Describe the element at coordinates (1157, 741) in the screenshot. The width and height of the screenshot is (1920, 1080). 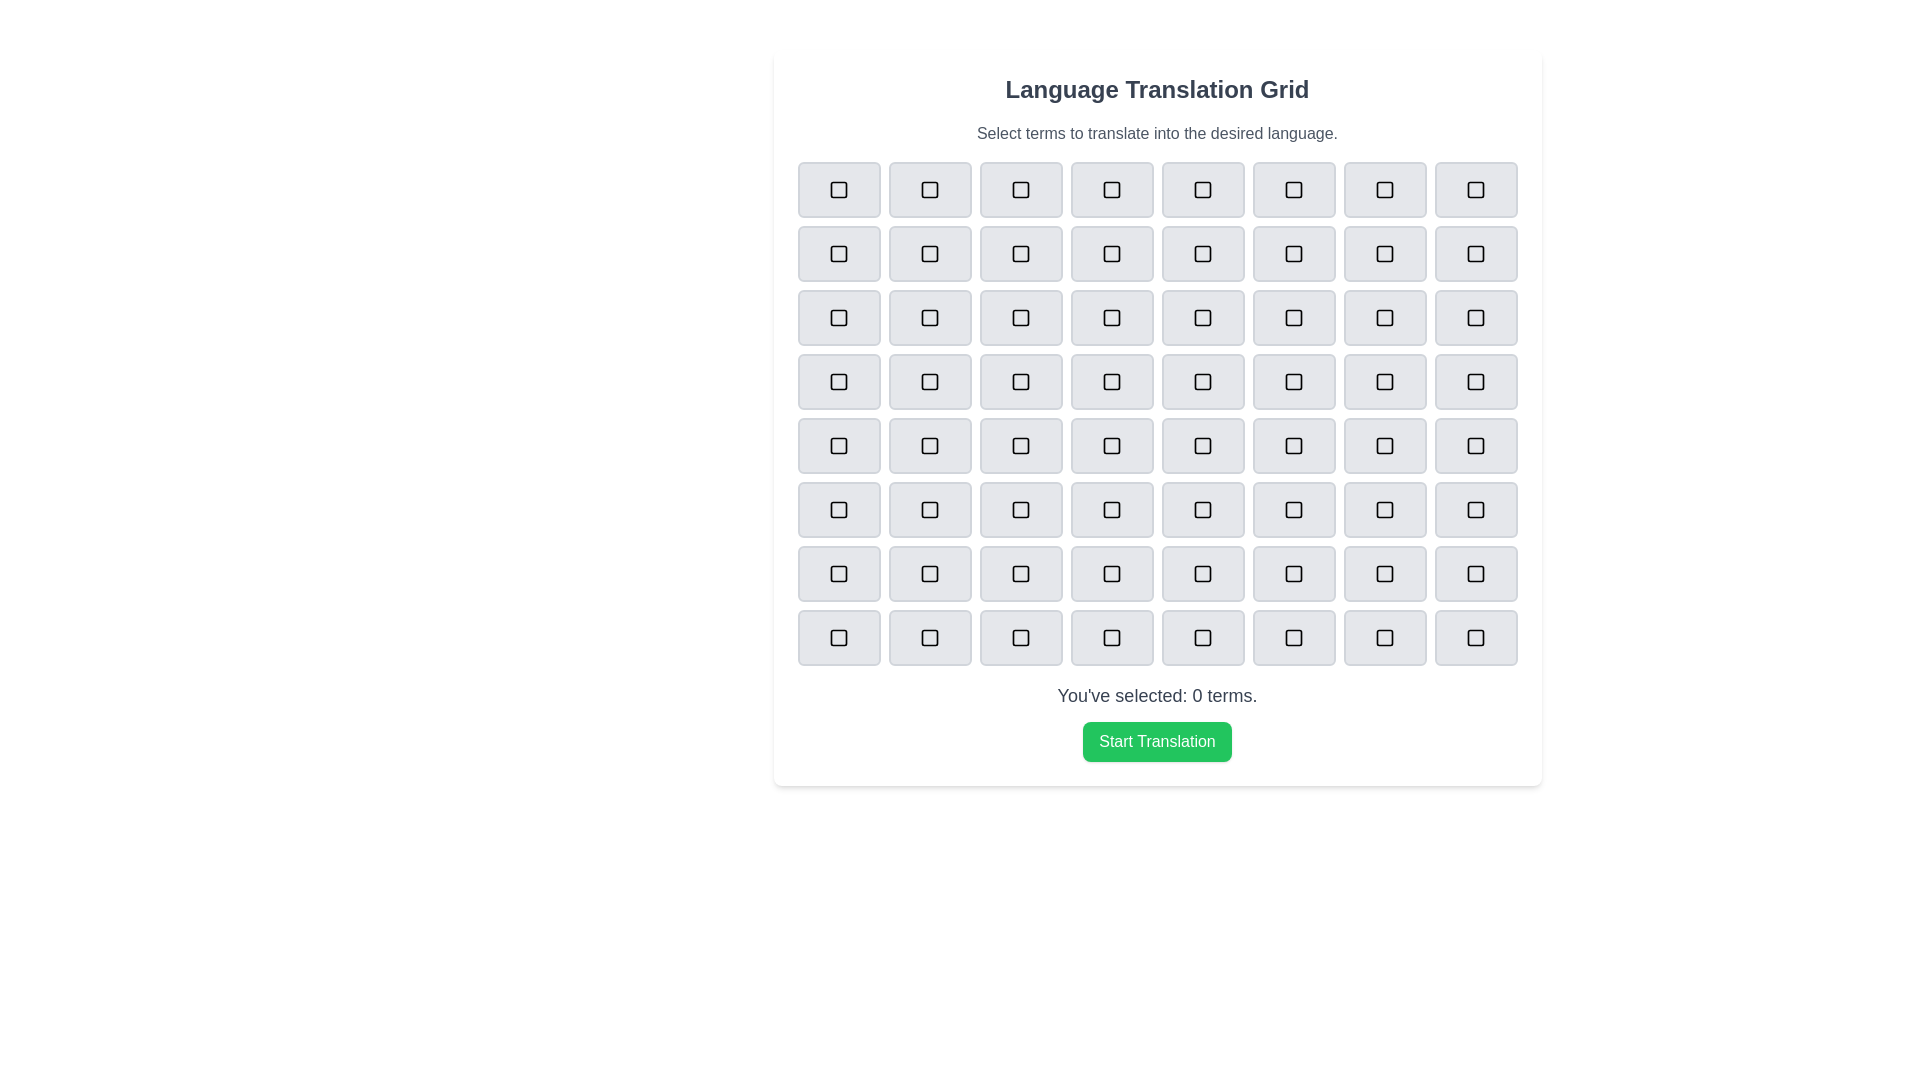
I see `'Start Translation' button to initiate the translation process` at that location.